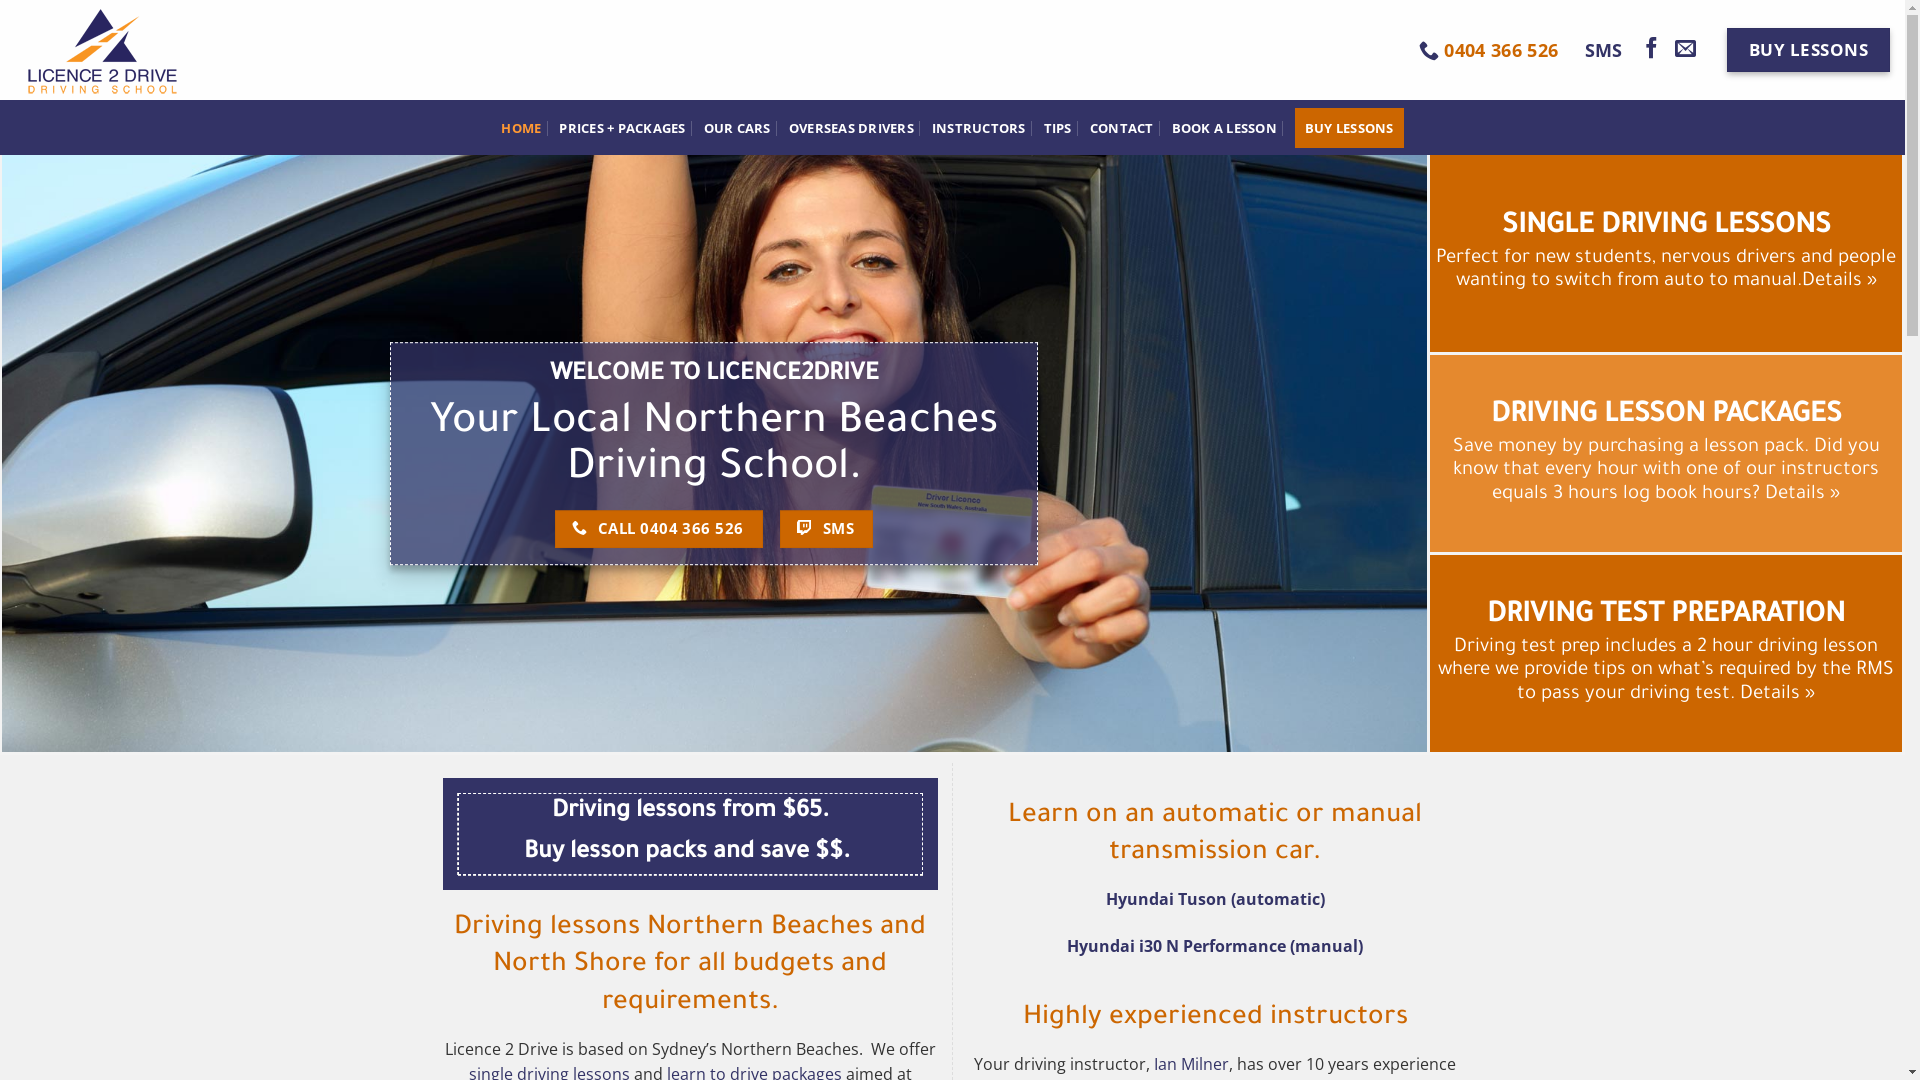 The width and height of the screenshot is (1920, 1080). I want to click on 'Ian Milner', so click(1191, 1063).